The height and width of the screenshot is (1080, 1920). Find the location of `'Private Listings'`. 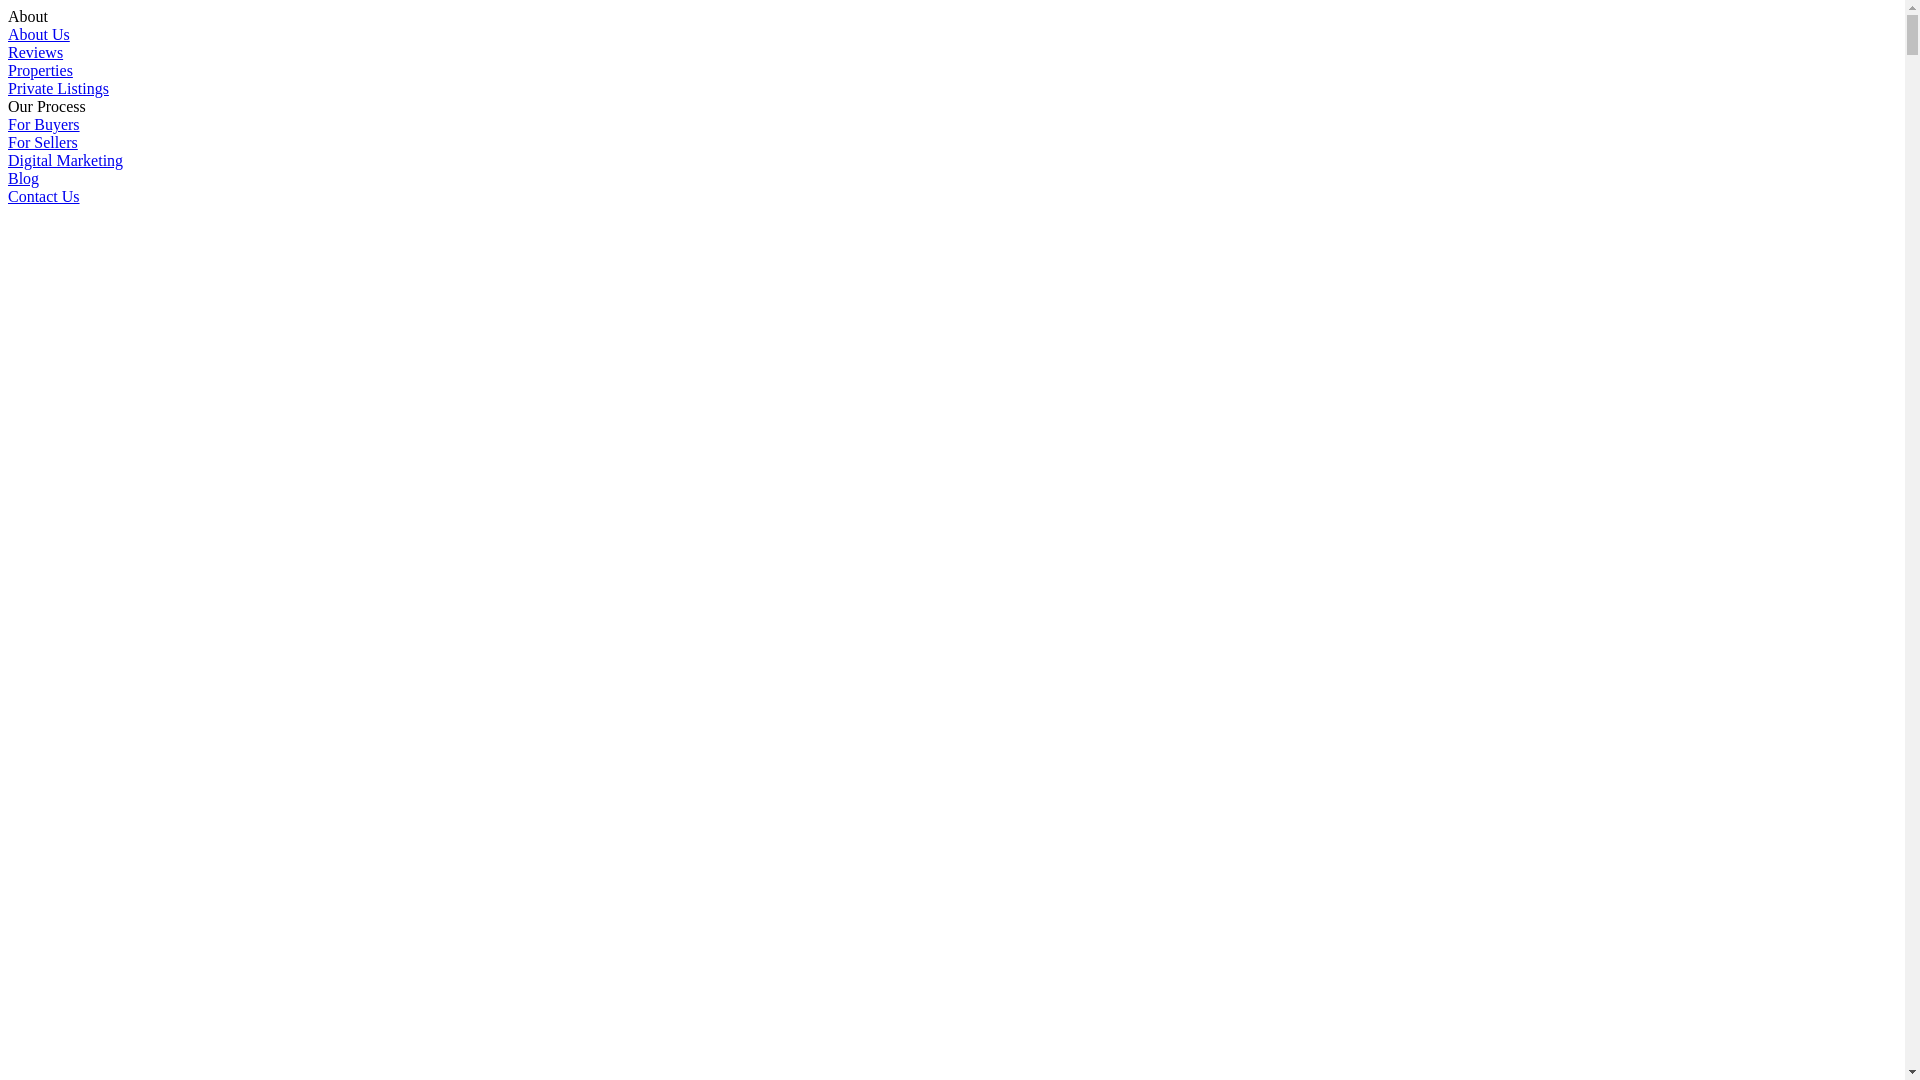

'Private Listings' is located at coordinates (8, 87).